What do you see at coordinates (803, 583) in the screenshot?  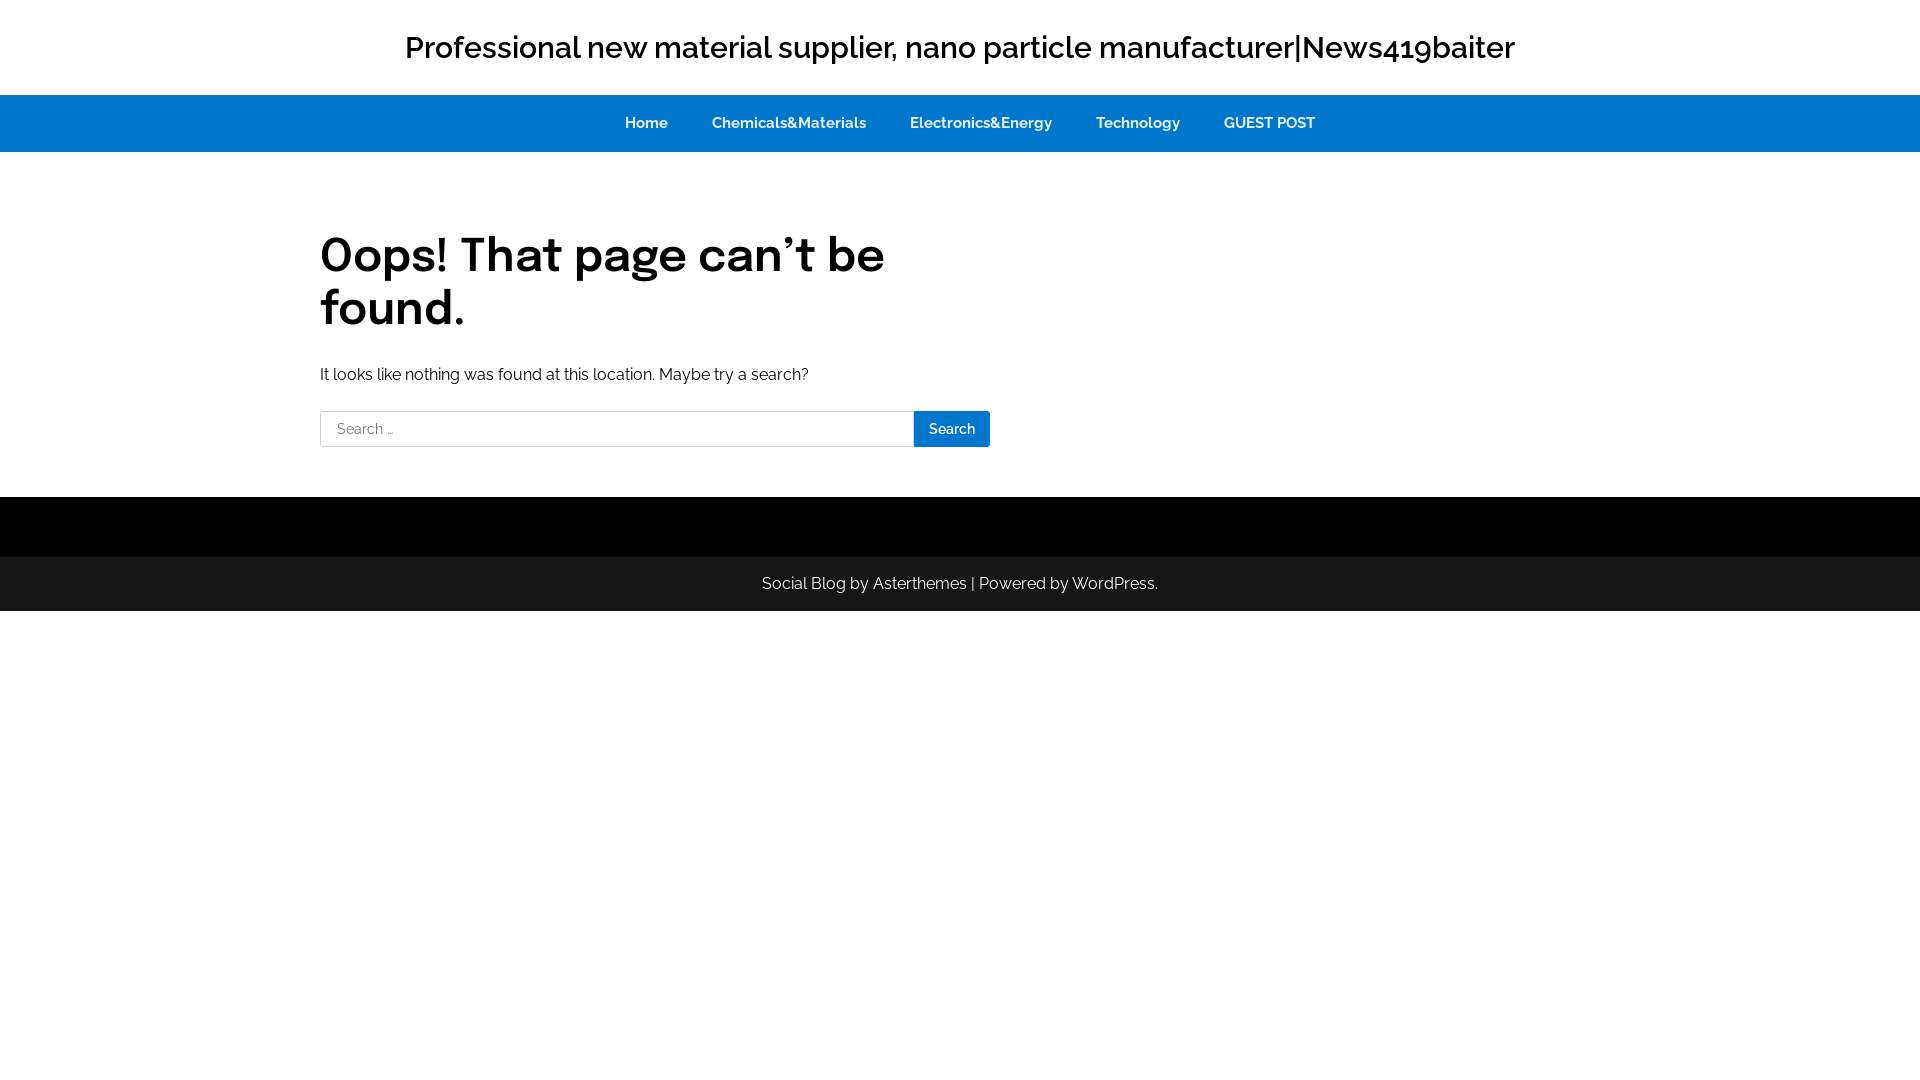 I see `'Social Blog'` at bounding box center [803, 583].